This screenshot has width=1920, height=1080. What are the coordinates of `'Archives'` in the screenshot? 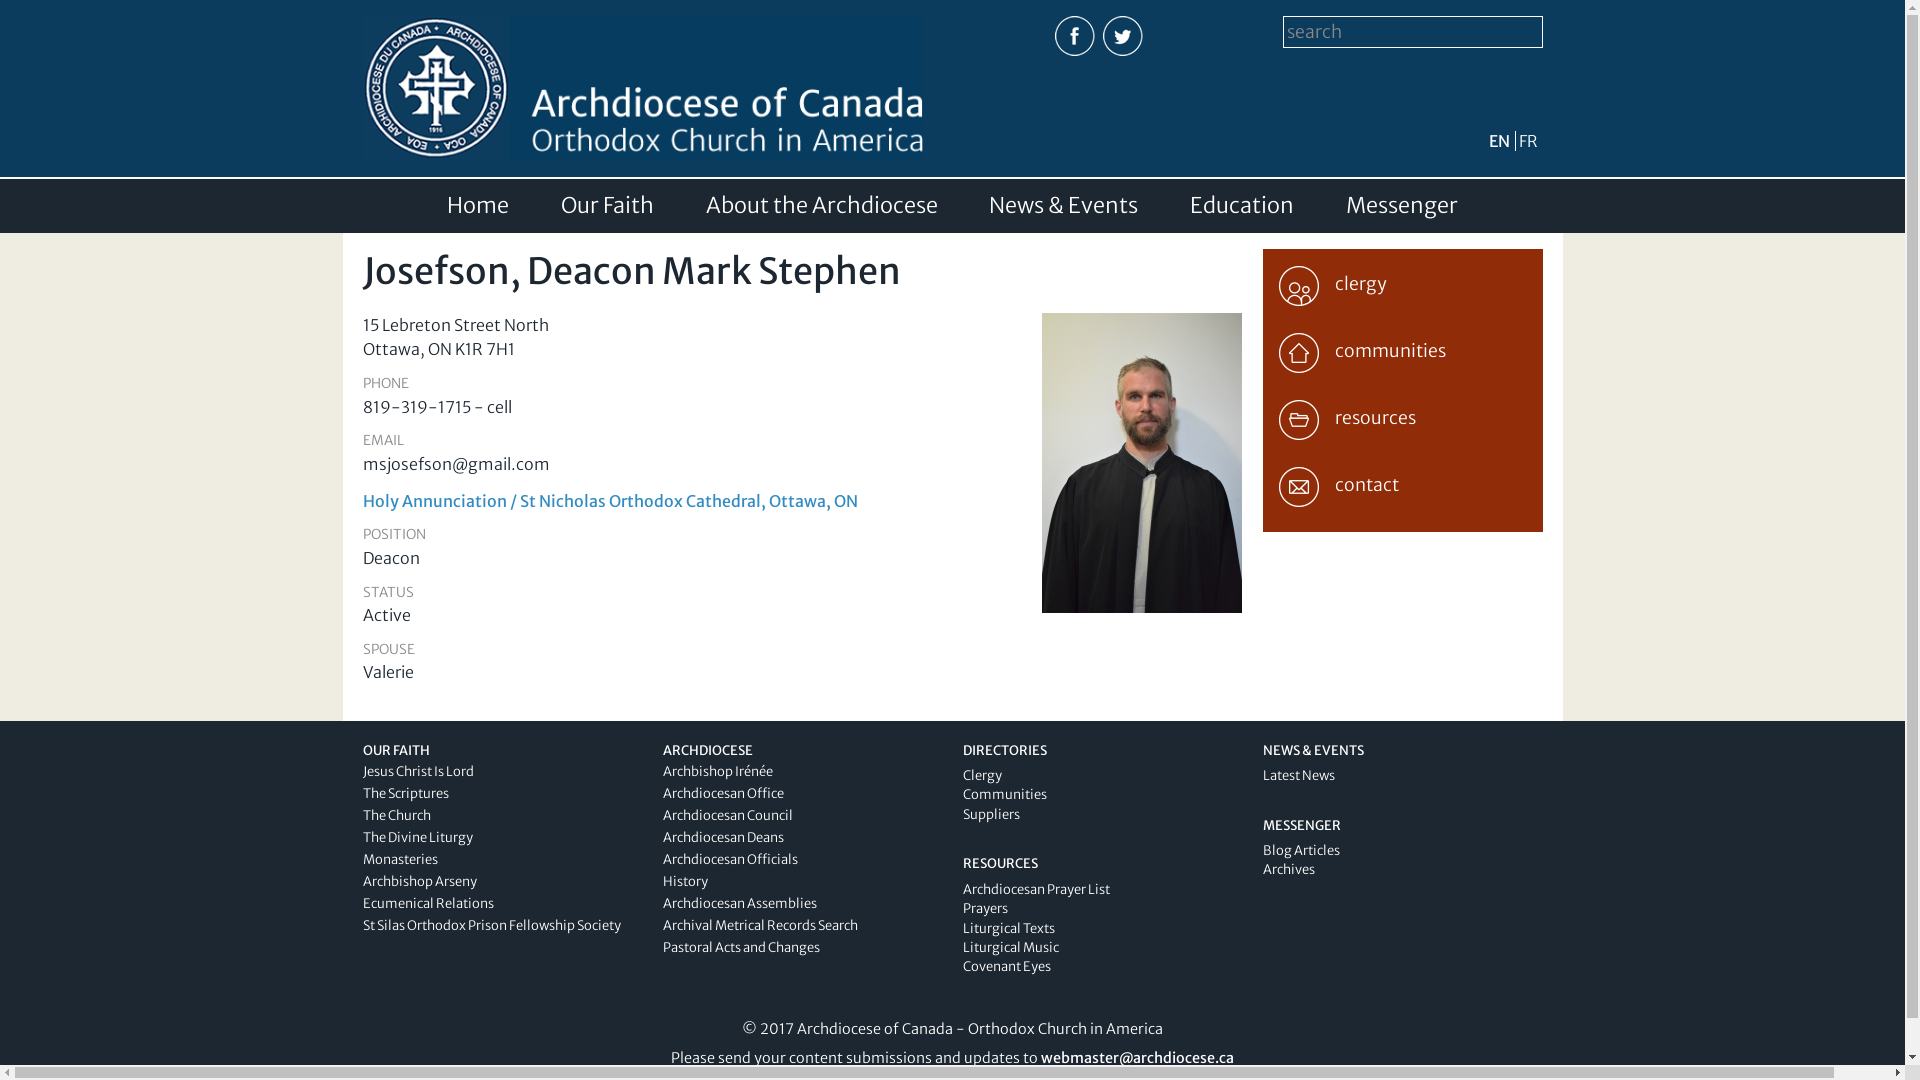 It's located at (1287, 868).